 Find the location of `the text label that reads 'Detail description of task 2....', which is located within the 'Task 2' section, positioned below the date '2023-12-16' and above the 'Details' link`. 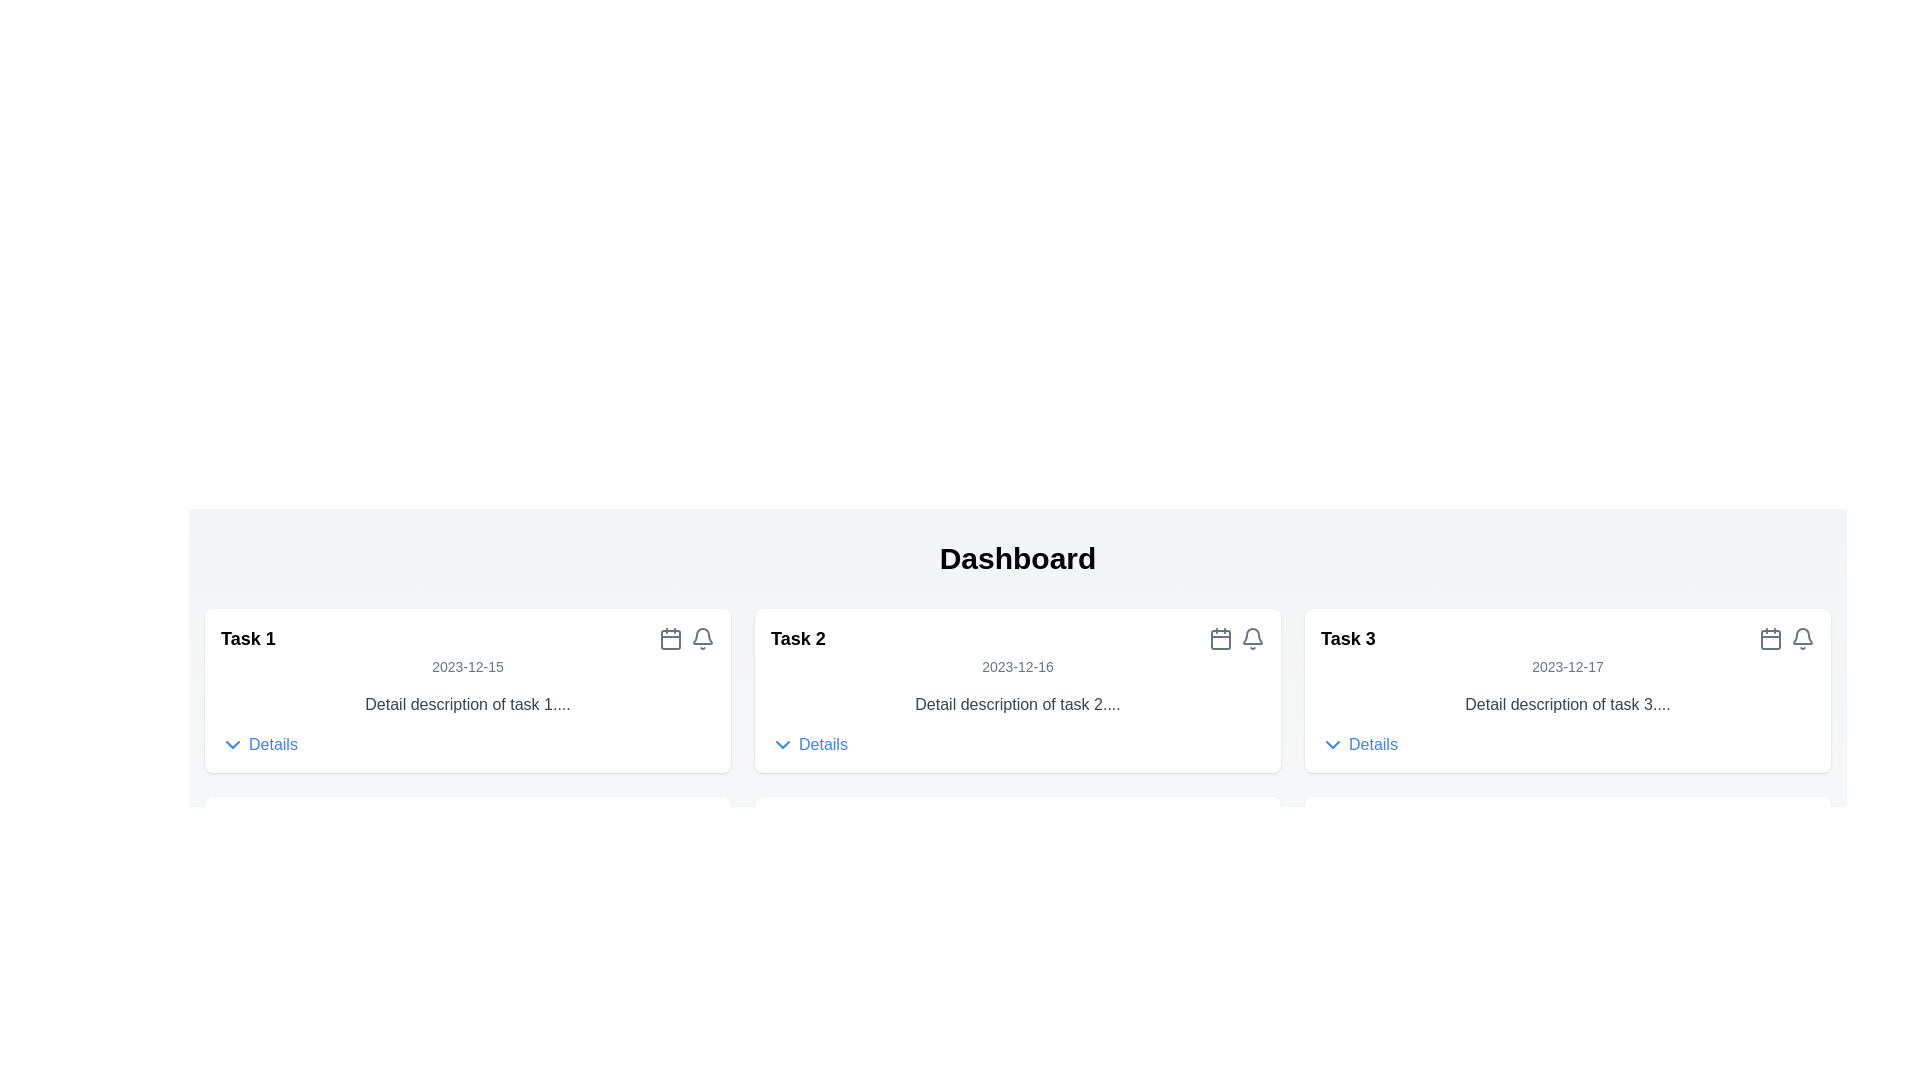

the text label that reads 'Detail description of task 2....', which is located within the 'Task 2' section, positioned below the date '2023-12-16' and above the 'Details' link is located at coordinates (1017, 704).